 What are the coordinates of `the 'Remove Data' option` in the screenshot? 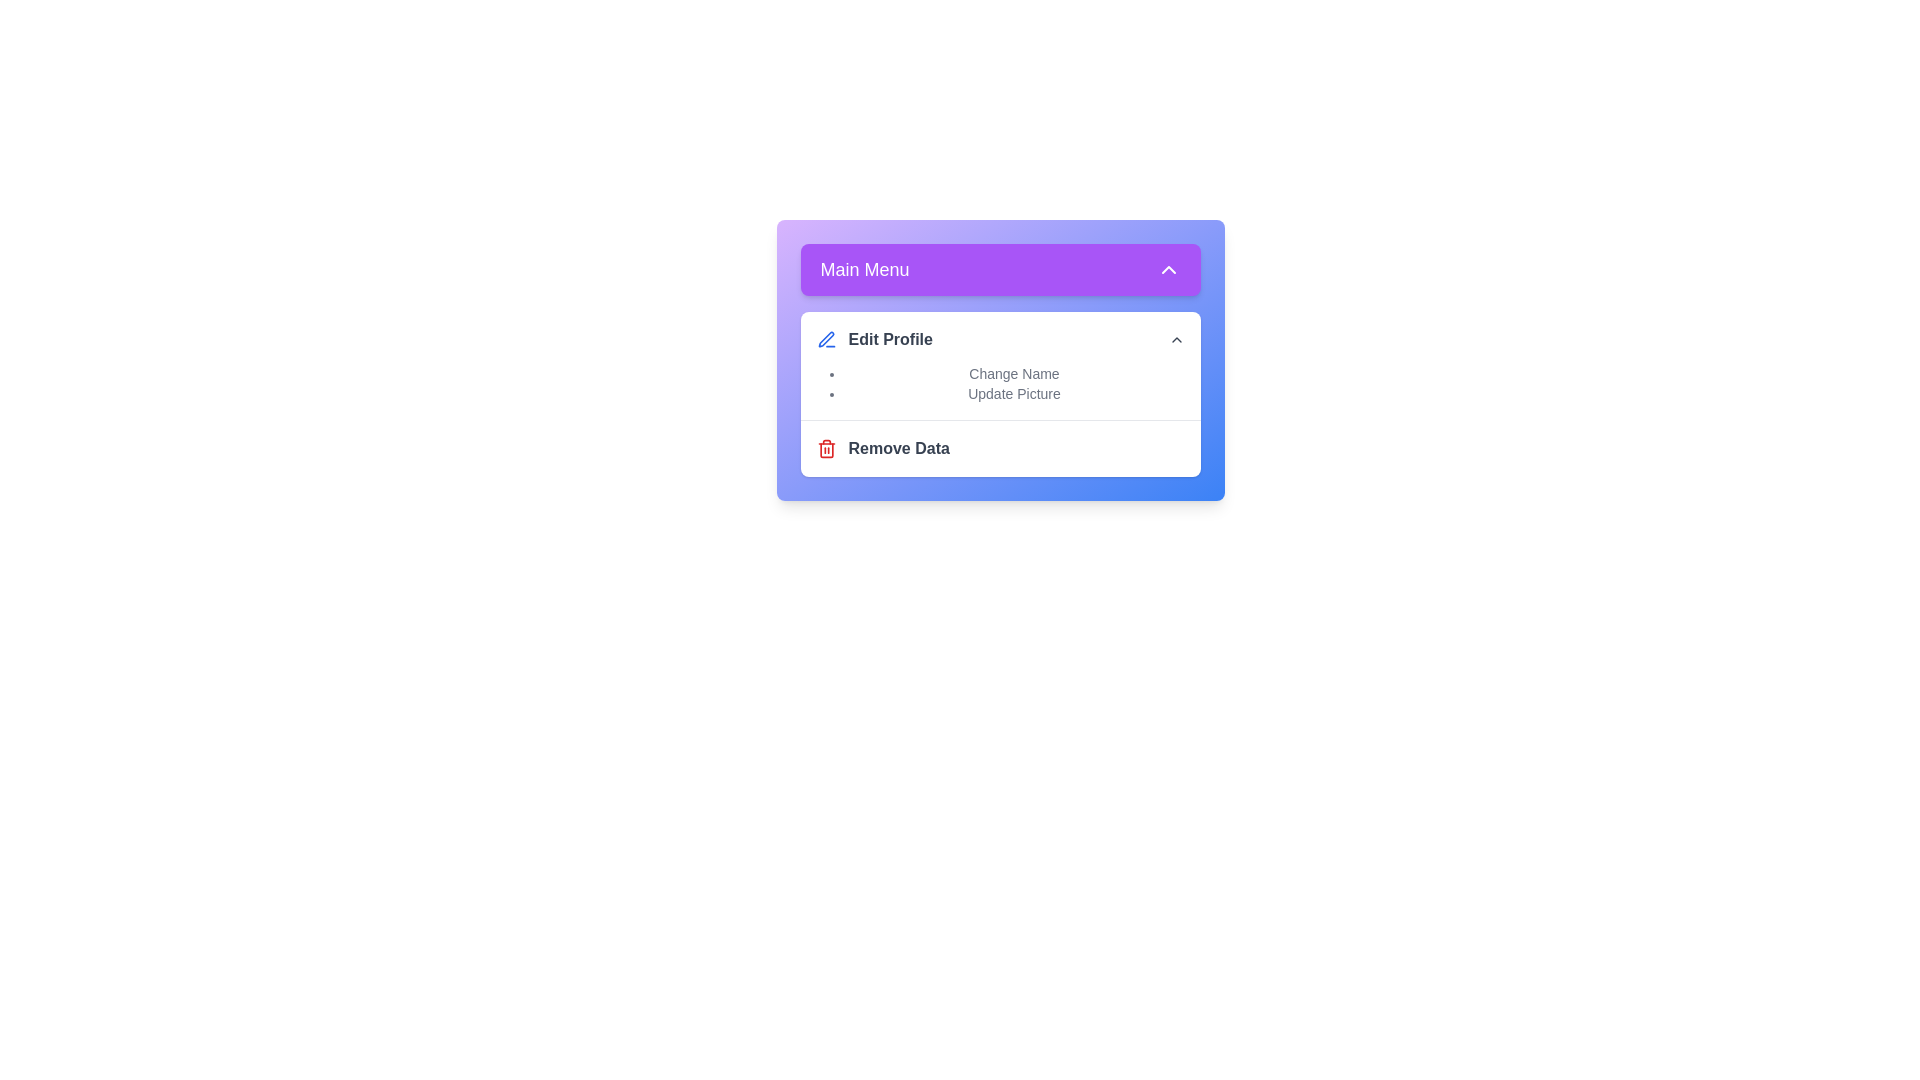 It's located at (1000, 447).